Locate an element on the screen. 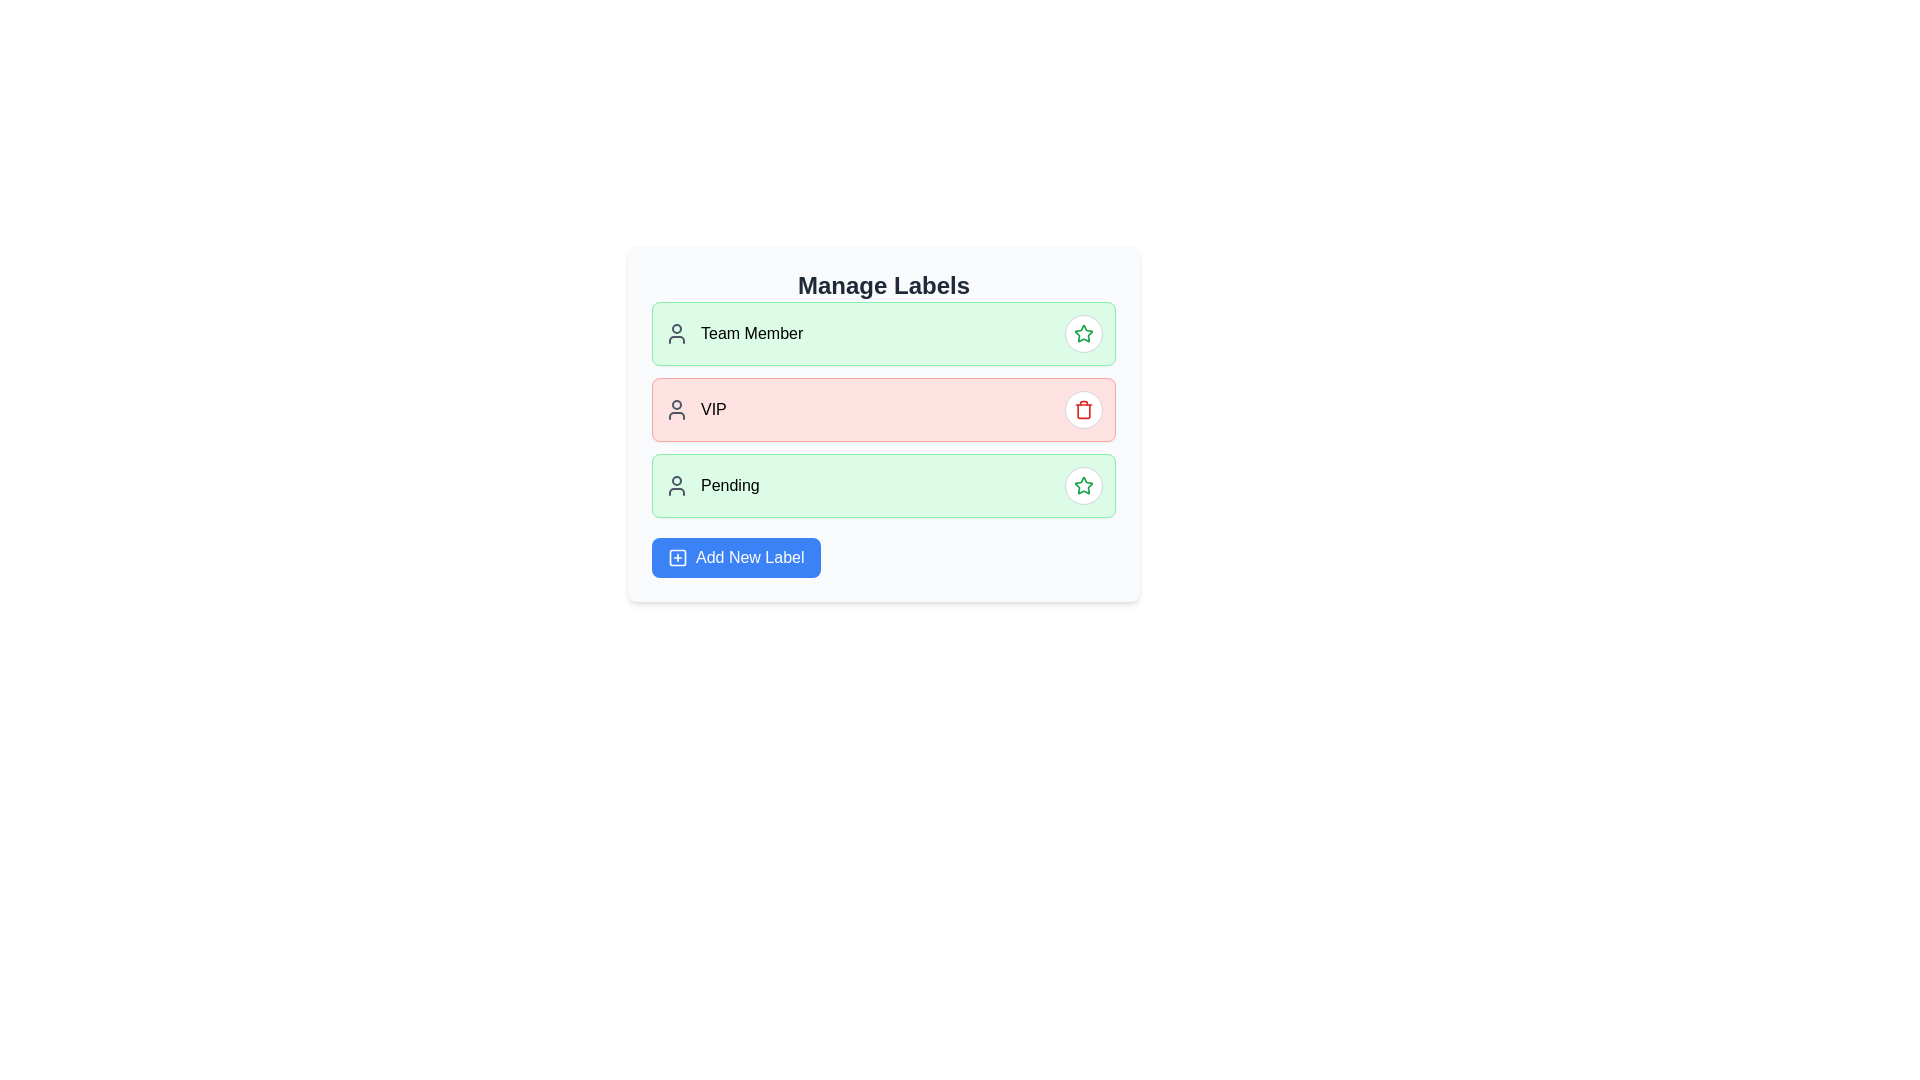 The height and width of the screenshot is (1080, 1920). the 'Add New Label' text label within the blue button is located at coordinates (748, 558).